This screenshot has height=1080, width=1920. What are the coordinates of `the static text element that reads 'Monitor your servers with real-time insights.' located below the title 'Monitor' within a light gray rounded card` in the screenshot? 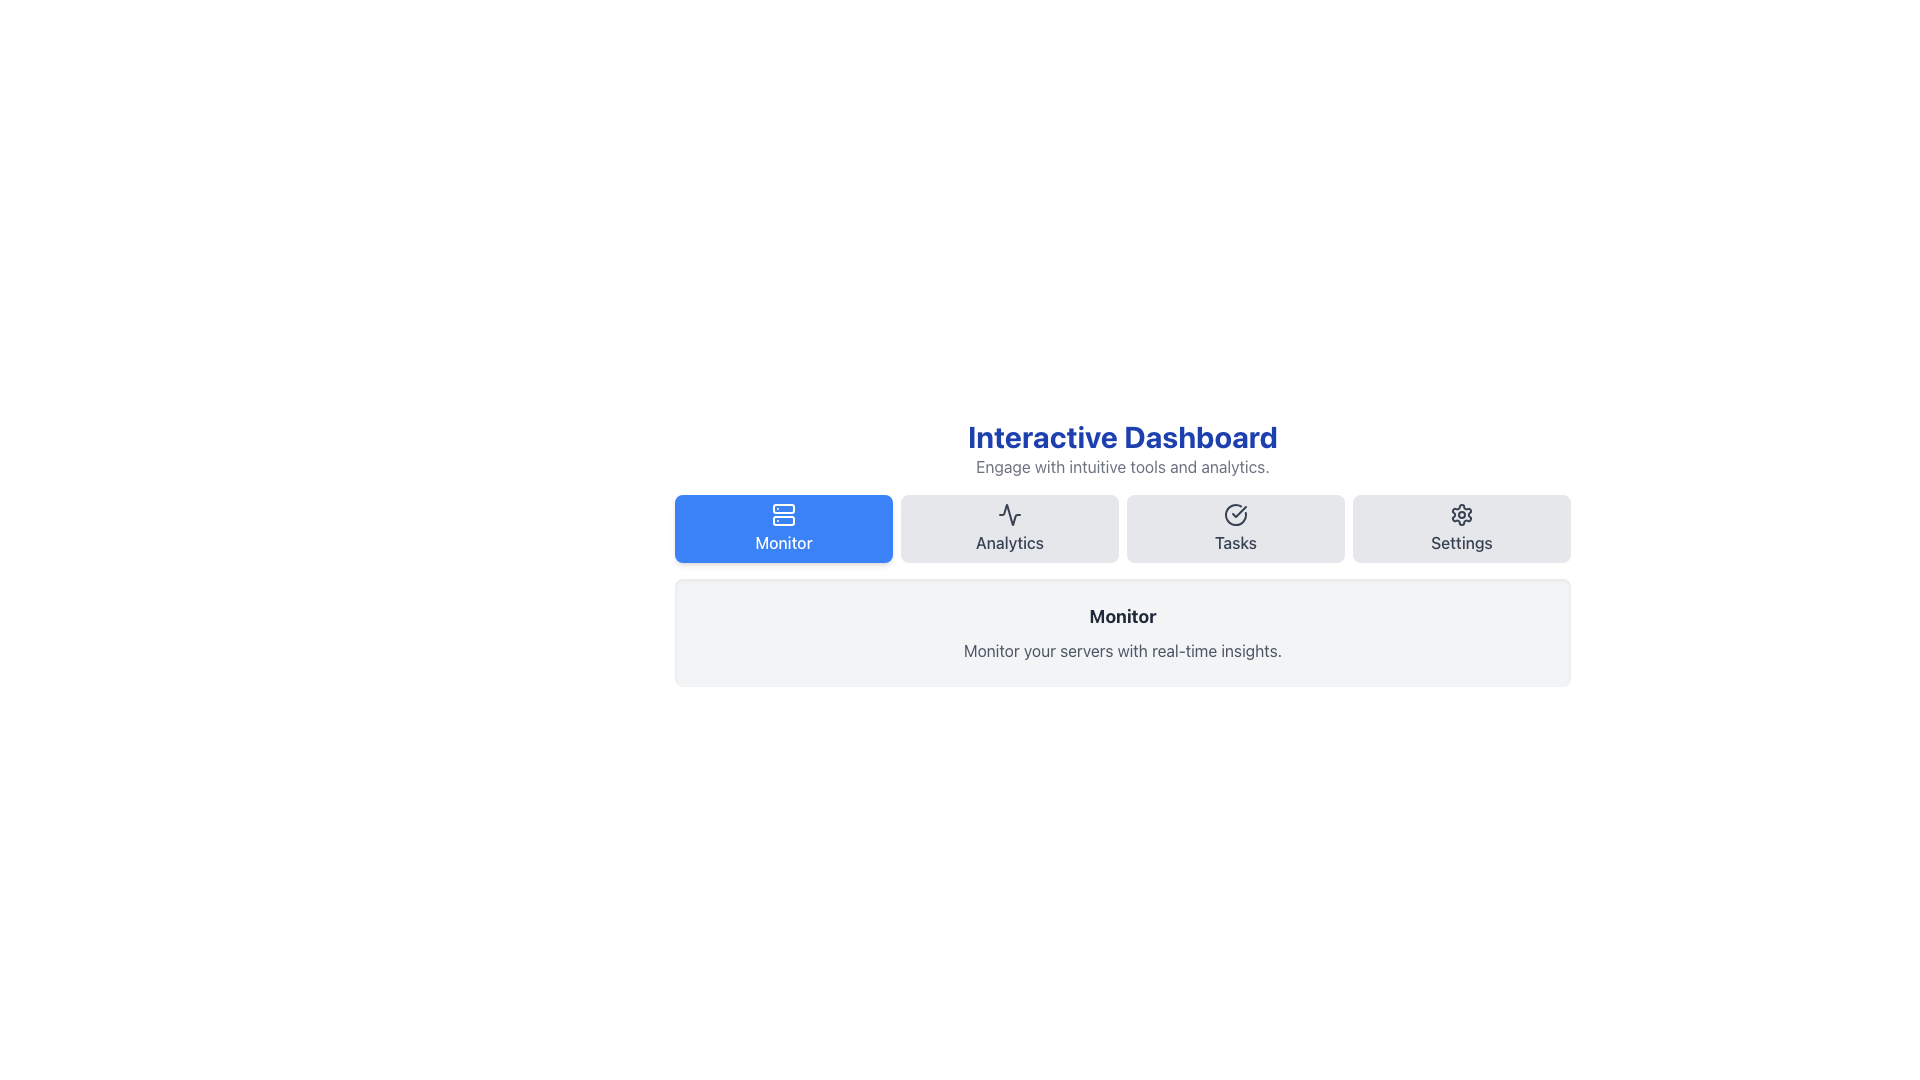 It's located at (1123, 651).